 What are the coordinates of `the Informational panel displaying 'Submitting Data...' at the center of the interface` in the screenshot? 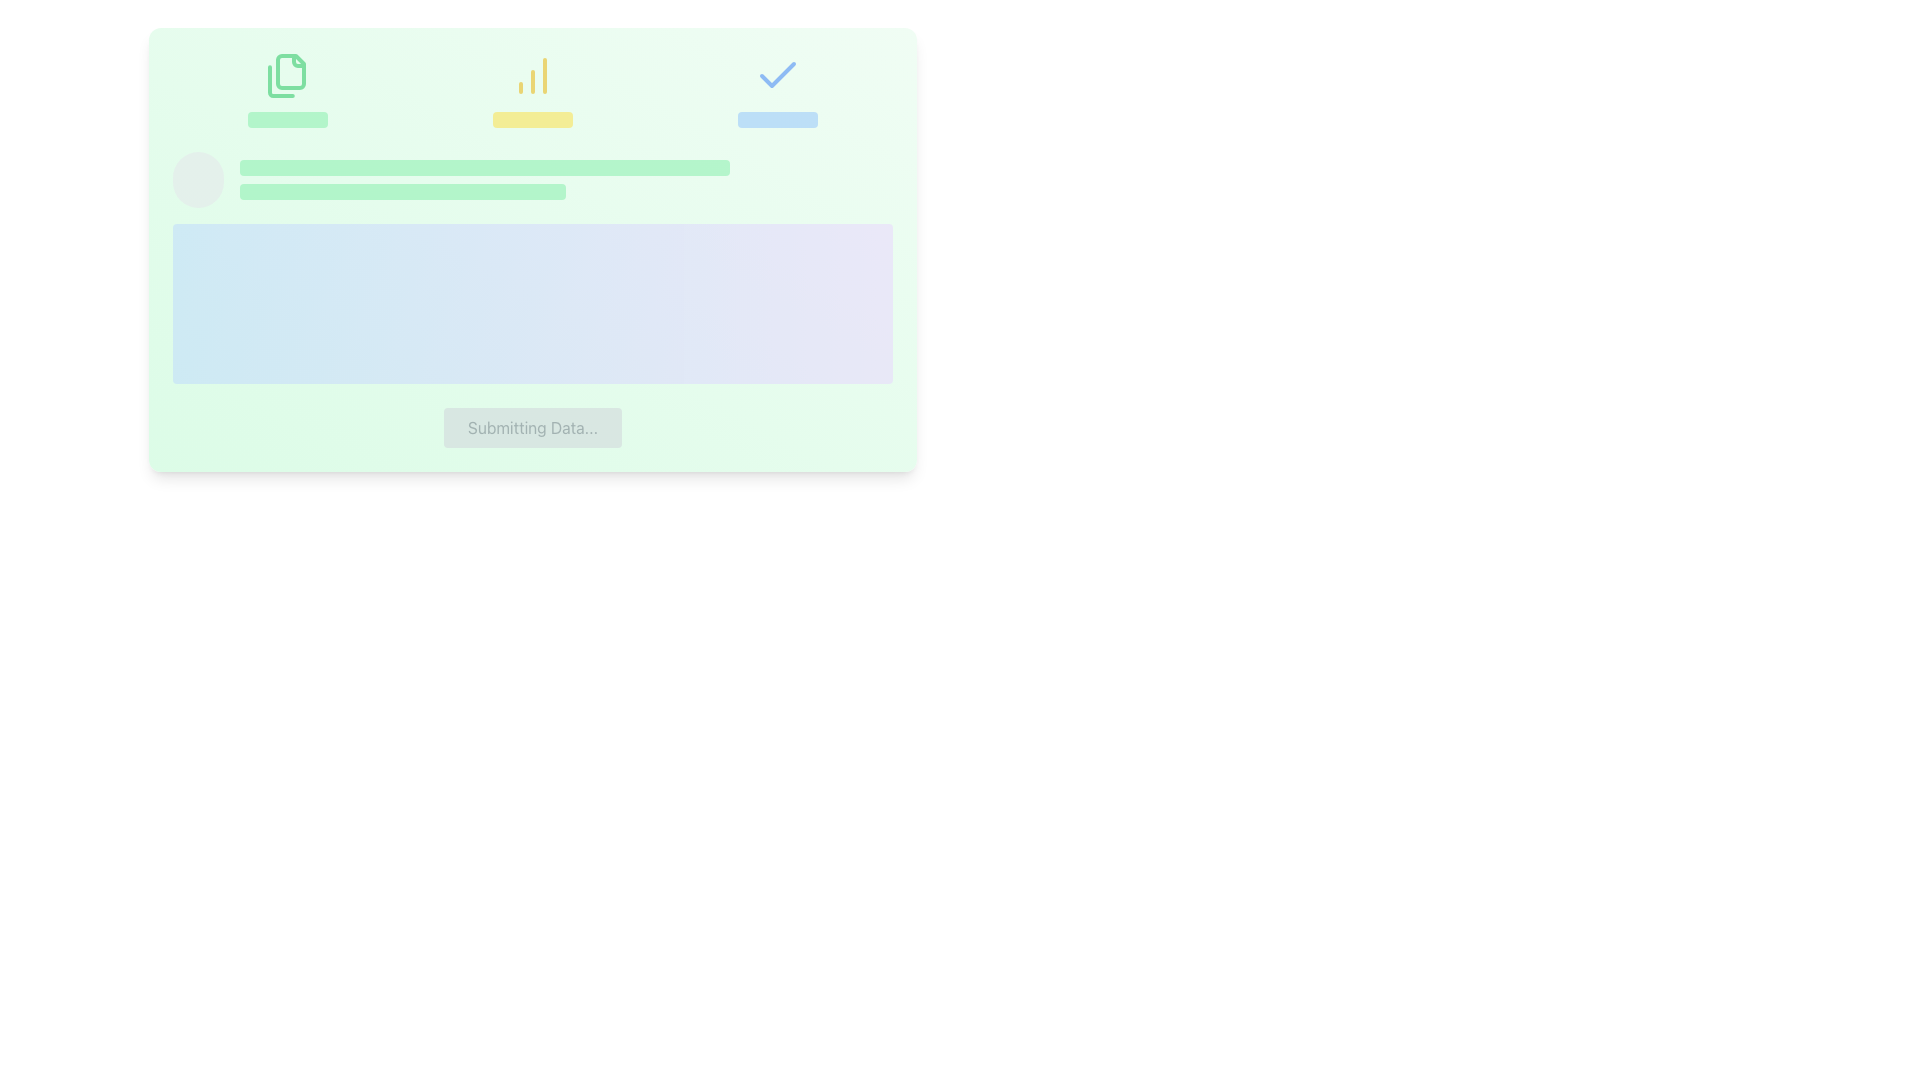 It's located at (532, 249).